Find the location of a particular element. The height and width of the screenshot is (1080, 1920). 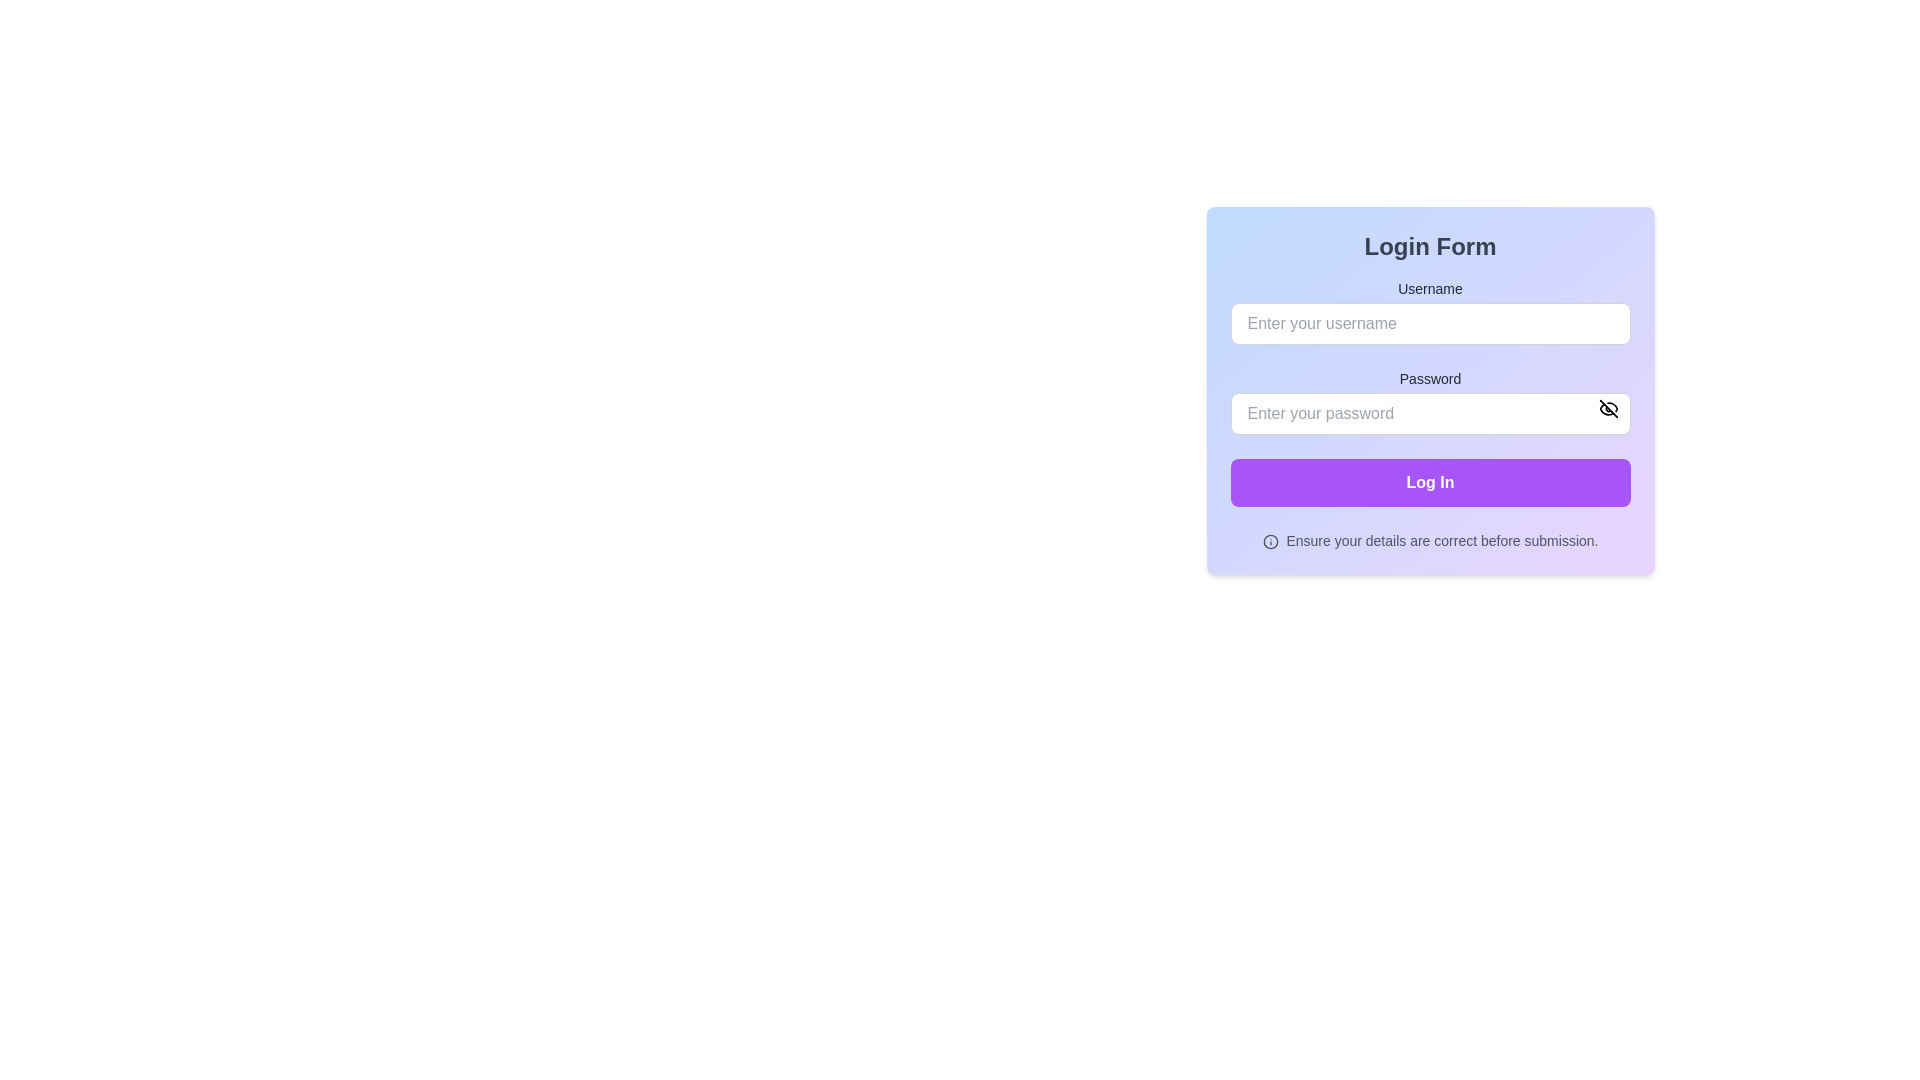

the submission button located centrally at the bottom of the form panel is located at coordinates (1429, 482).